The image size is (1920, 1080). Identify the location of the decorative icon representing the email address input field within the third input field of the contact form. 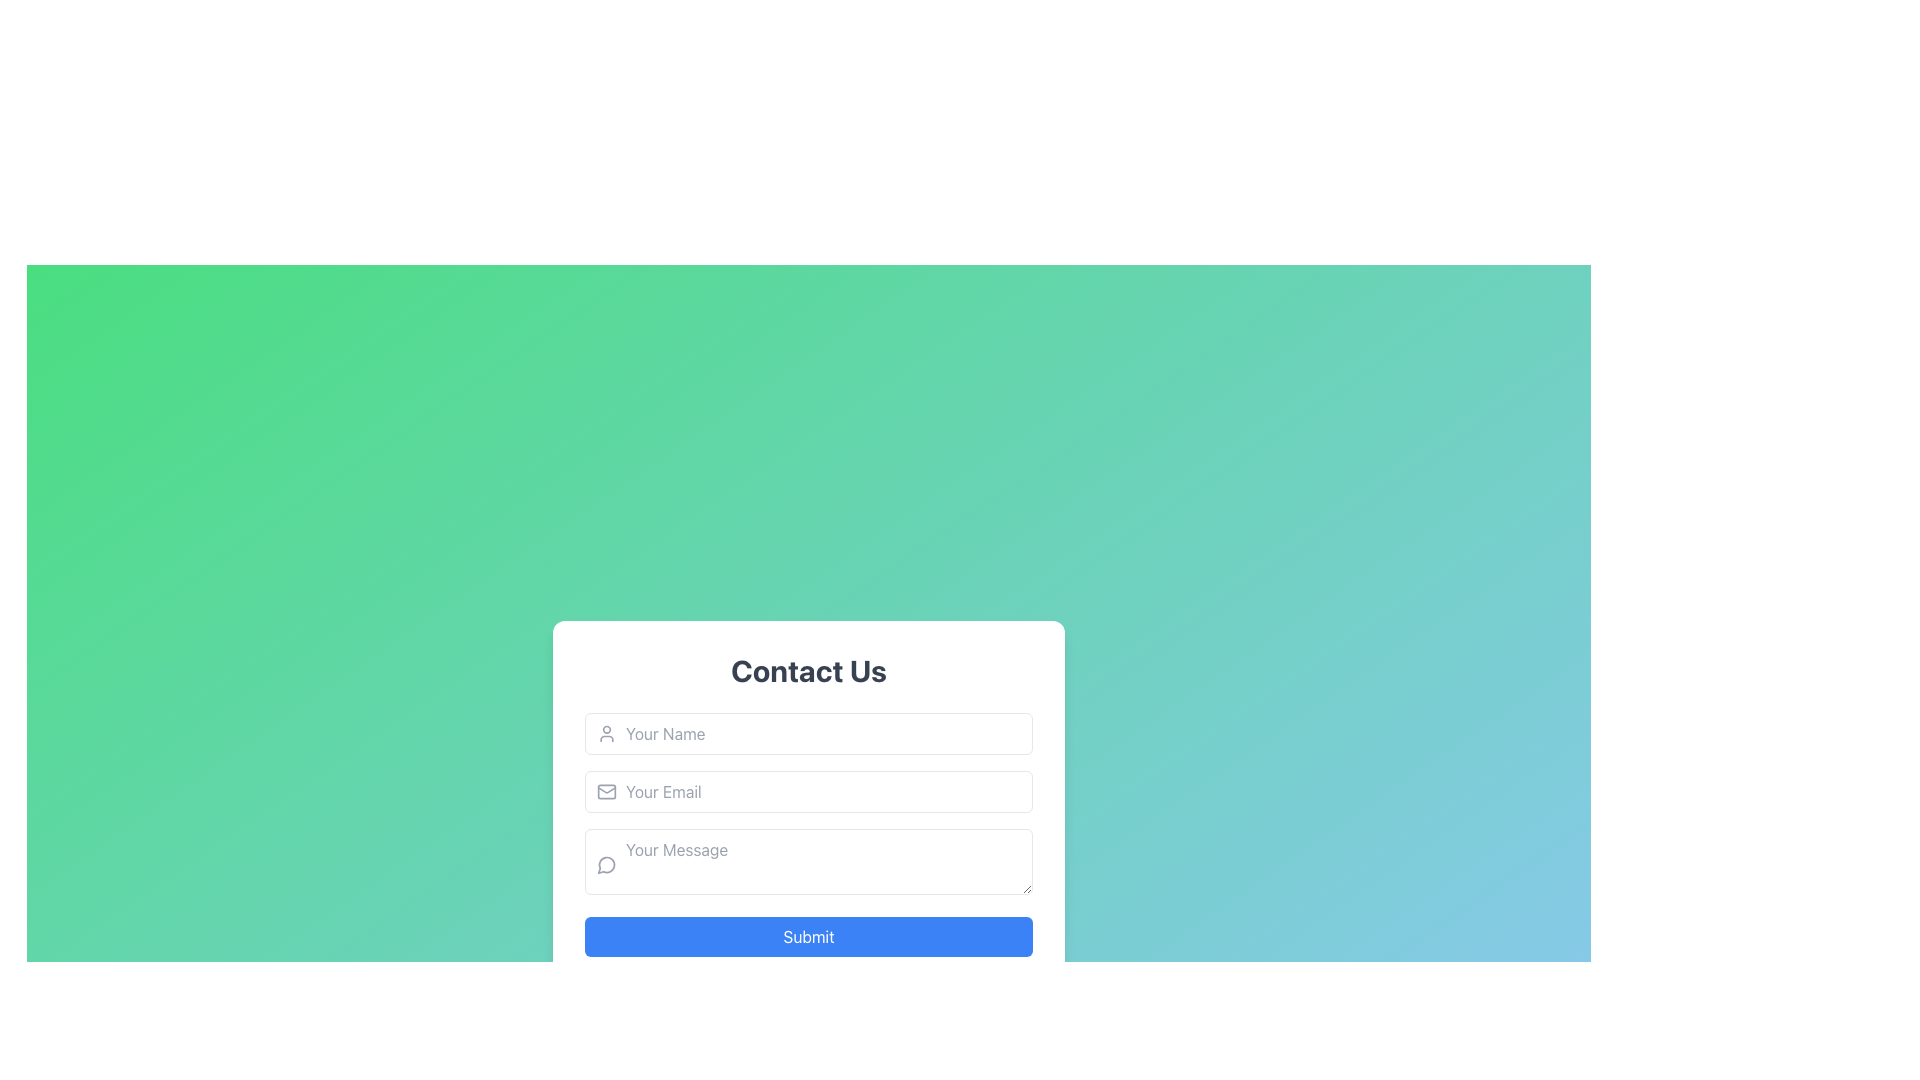
(605, 790).